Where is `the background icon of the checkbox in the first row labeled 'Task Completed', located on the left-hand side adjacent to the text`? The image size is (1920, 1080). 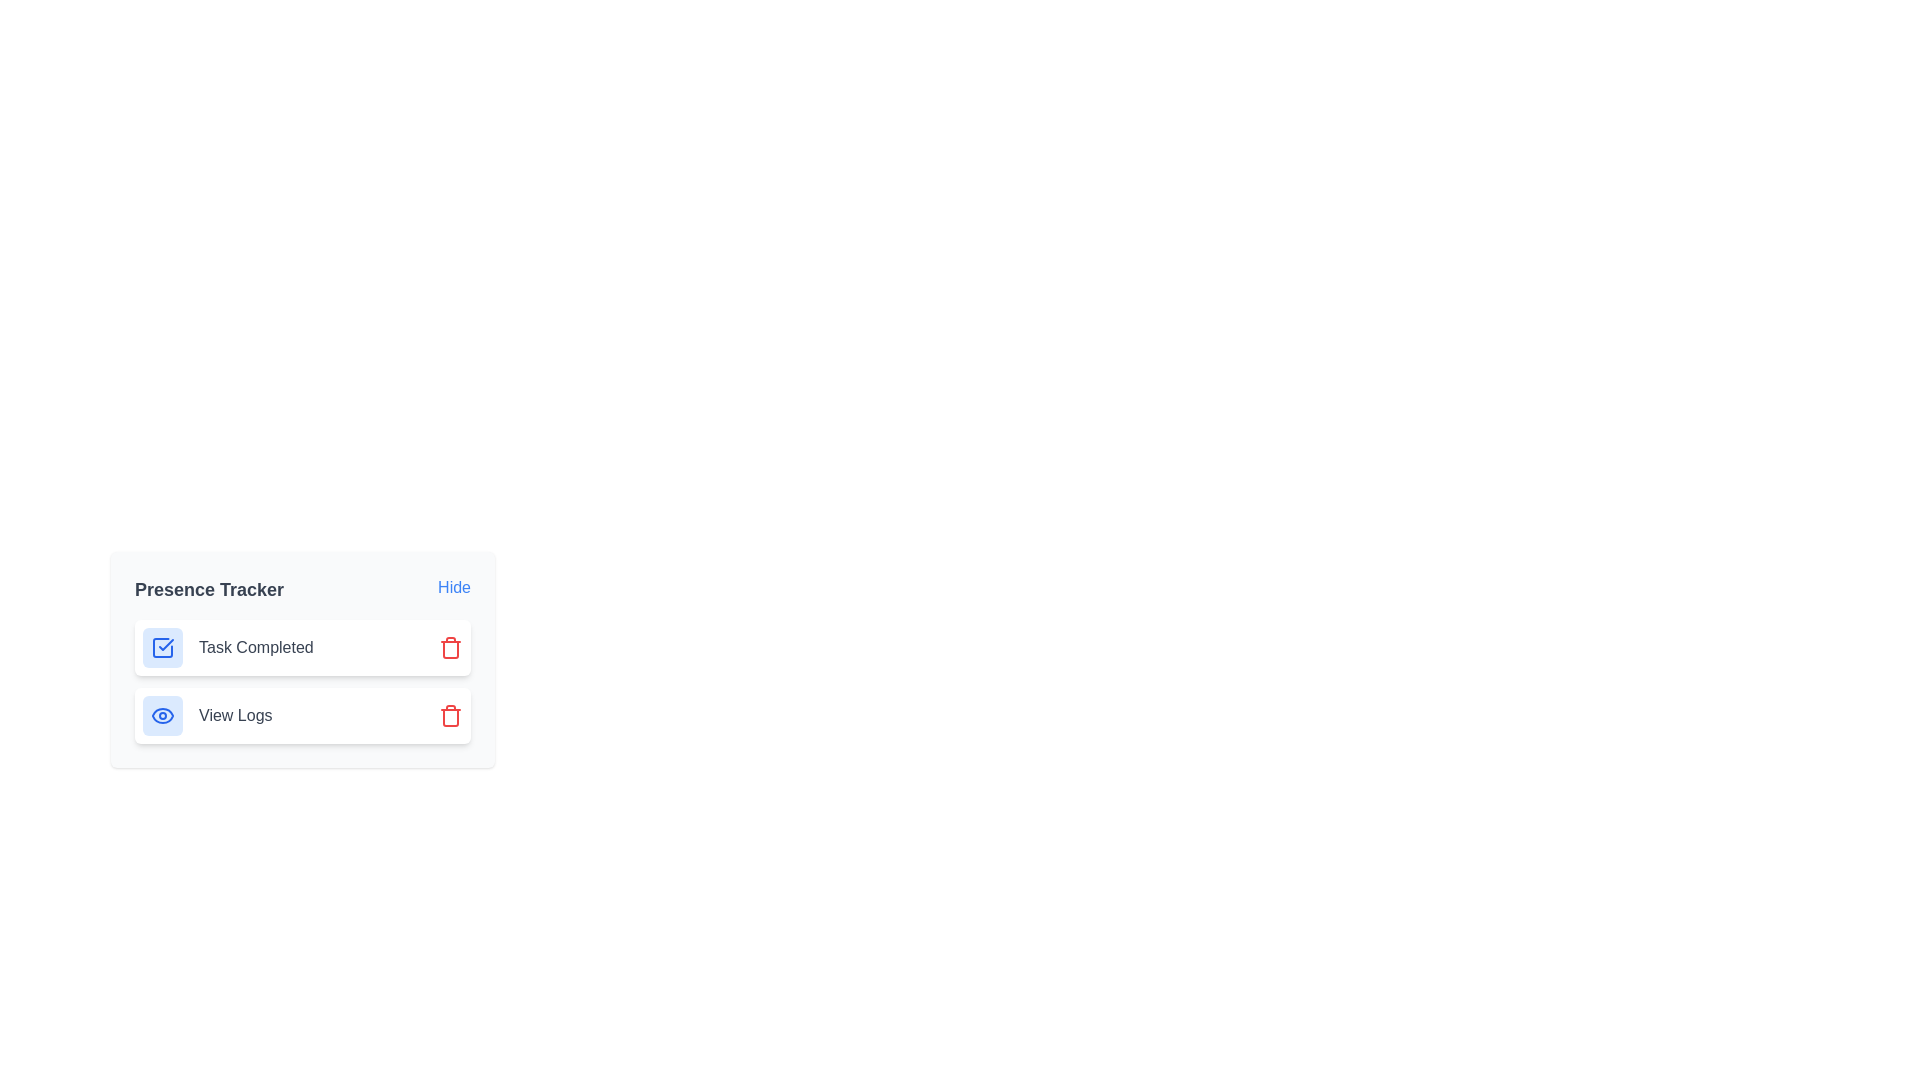
the background icon of the checkbox in the first row labeled 'Task Completed', located on the left-hand side adjacent to the text is located at coordinates (163, 648).